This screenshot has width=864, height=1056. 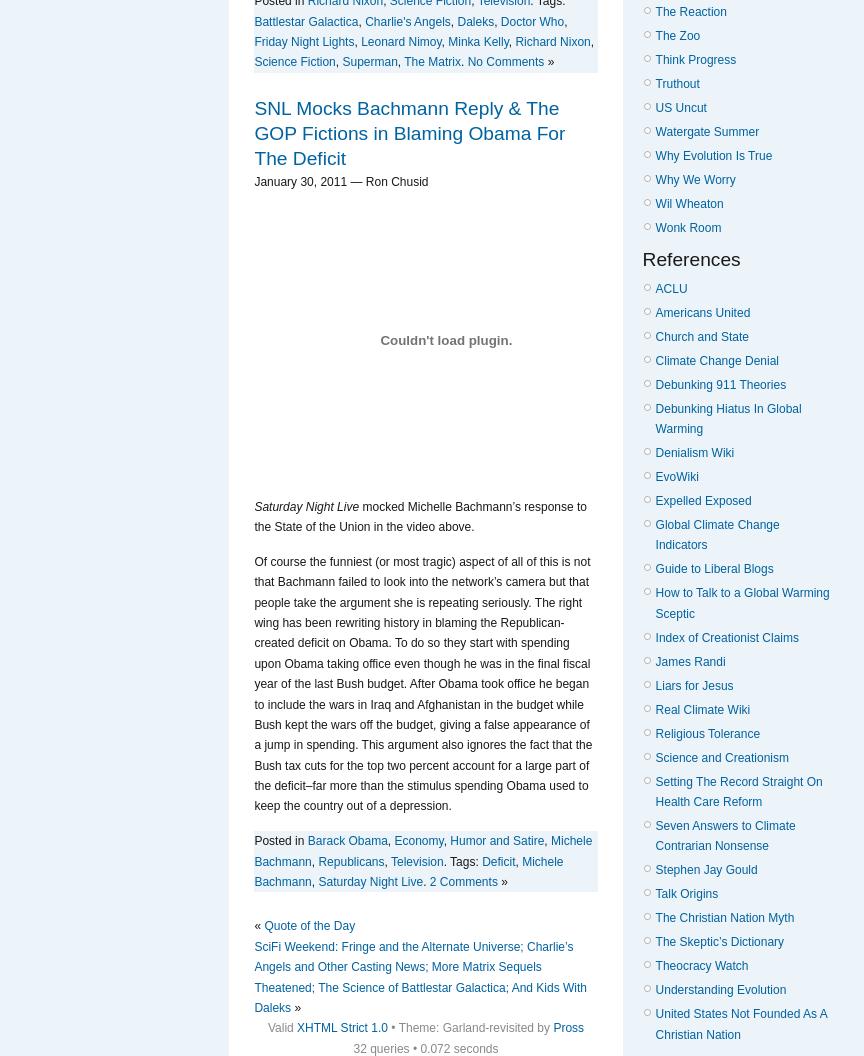 What do you see at coordinates (703, 499) in the screenshot?
I see `'Expelled Exposed'` at bounding box center [703, 499].